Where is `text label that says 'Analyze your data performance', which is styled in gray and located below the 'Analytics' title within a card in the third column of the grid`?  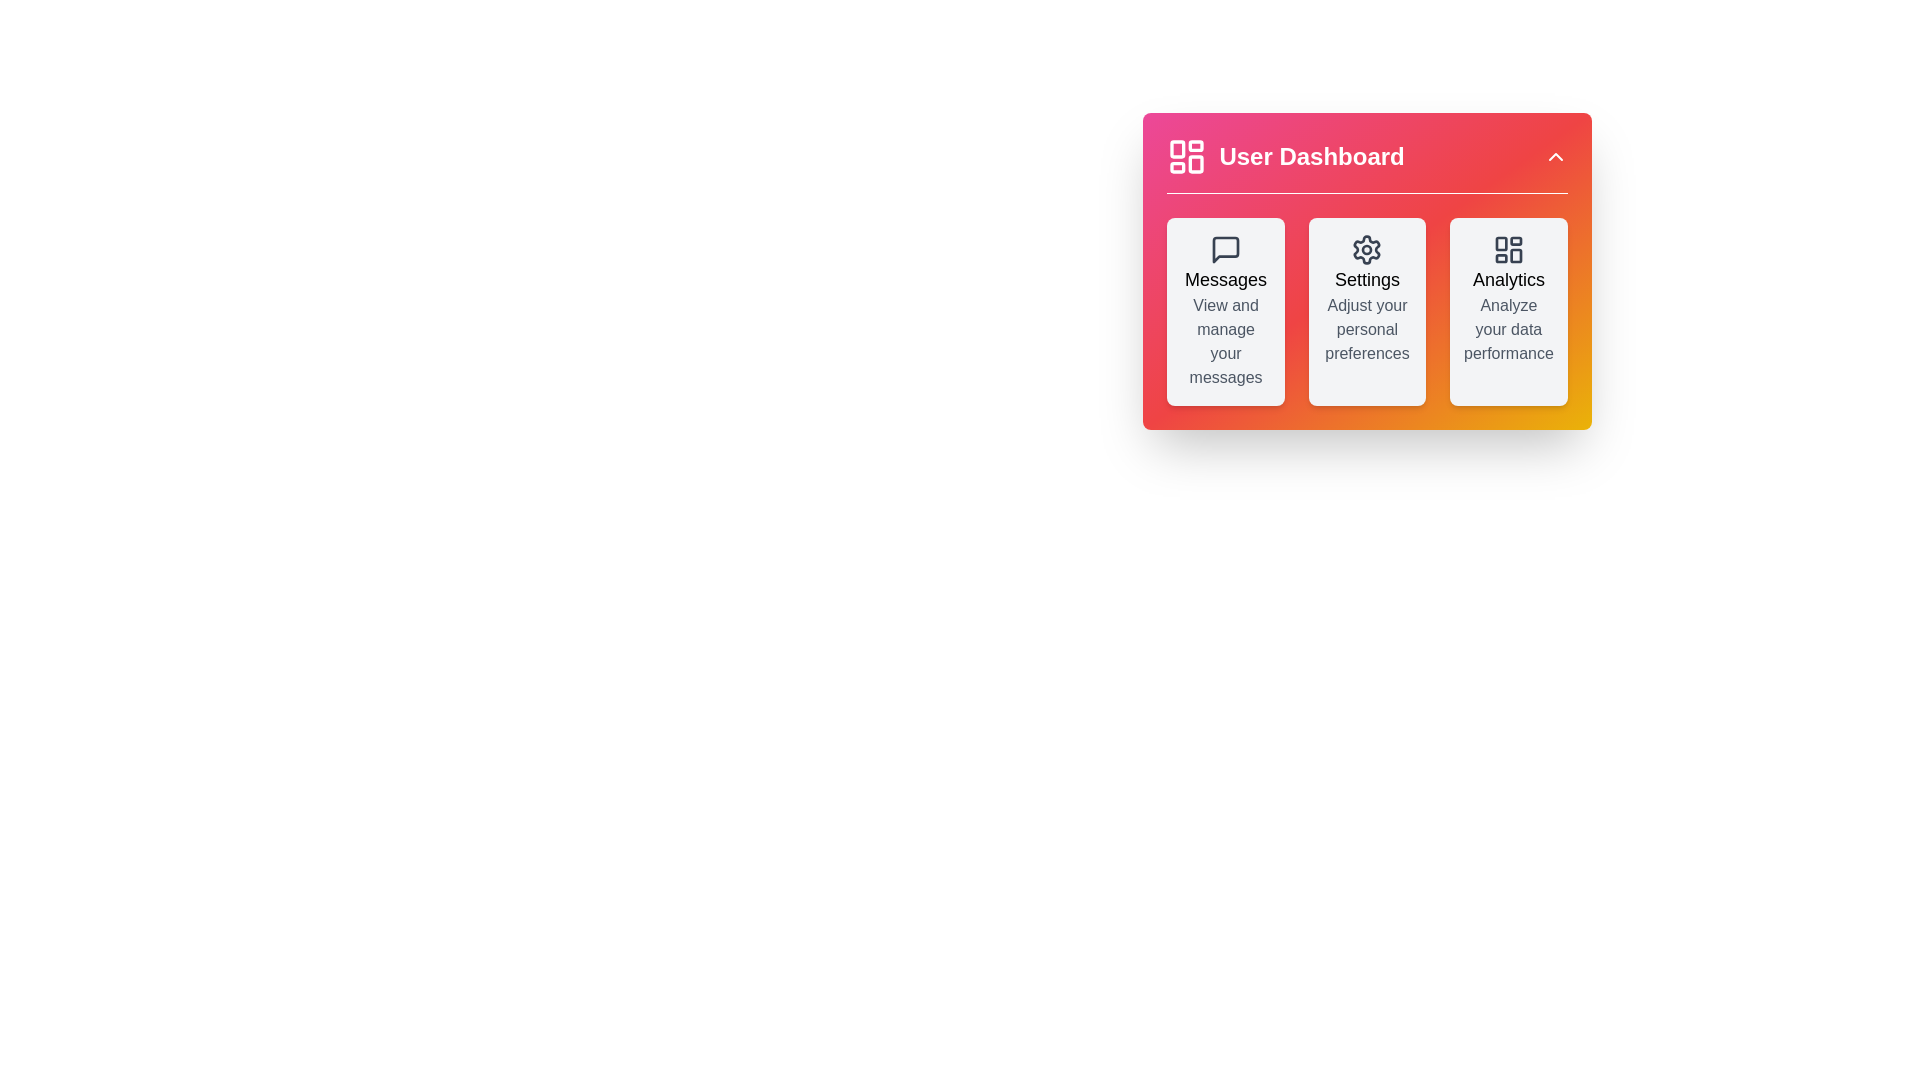
text label that says 'Analyze your data performance', which is styled in gray and located below the 'Analytics' title within a card in the third column of the grid is located at coordinates (1508, 329).